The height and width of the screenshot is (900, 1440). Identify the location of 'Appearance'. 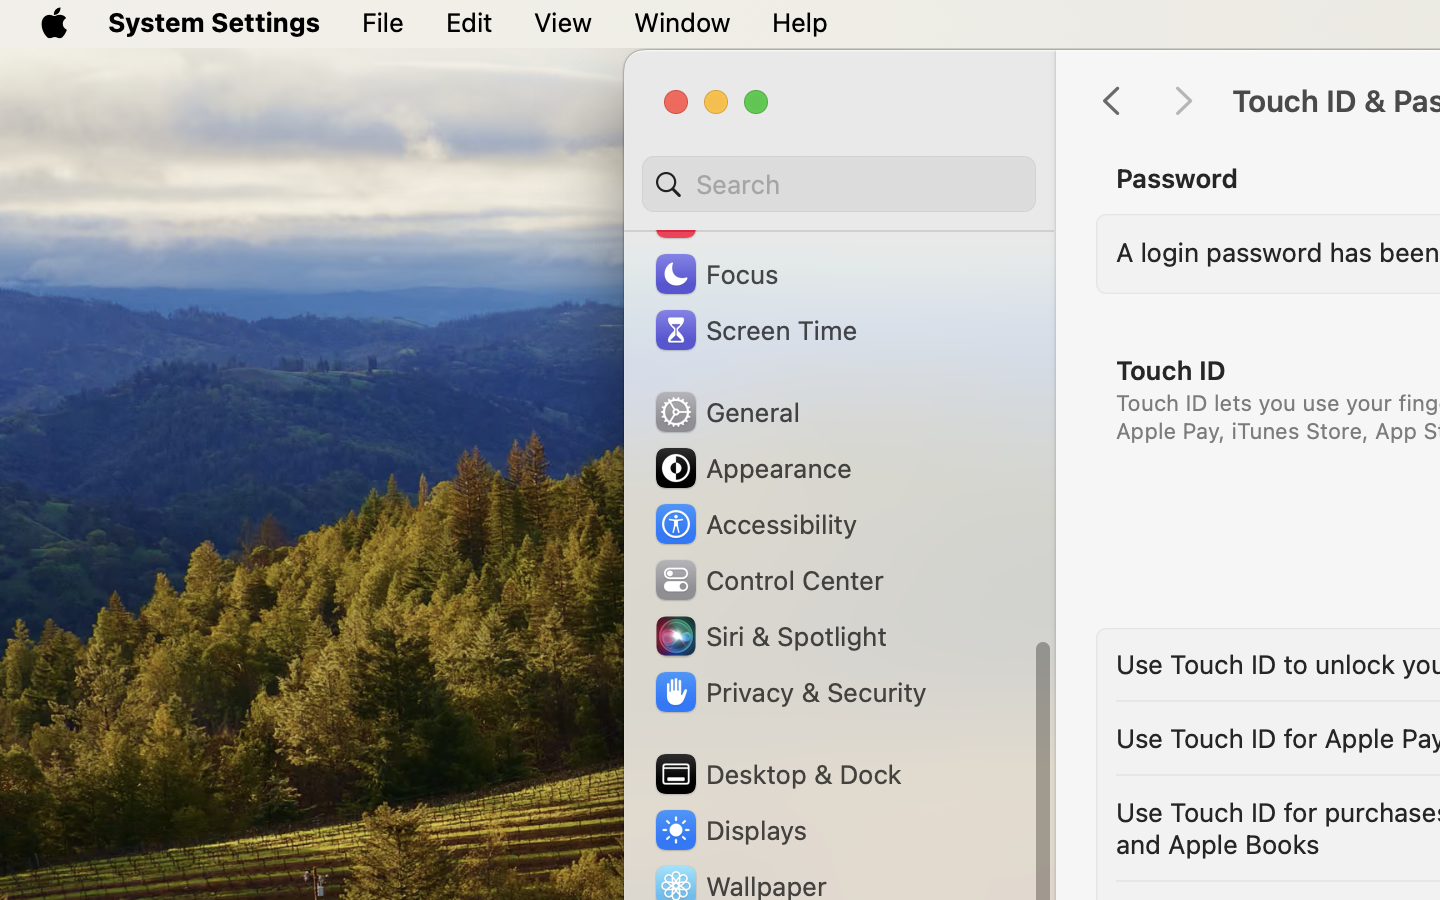
(750, 467).